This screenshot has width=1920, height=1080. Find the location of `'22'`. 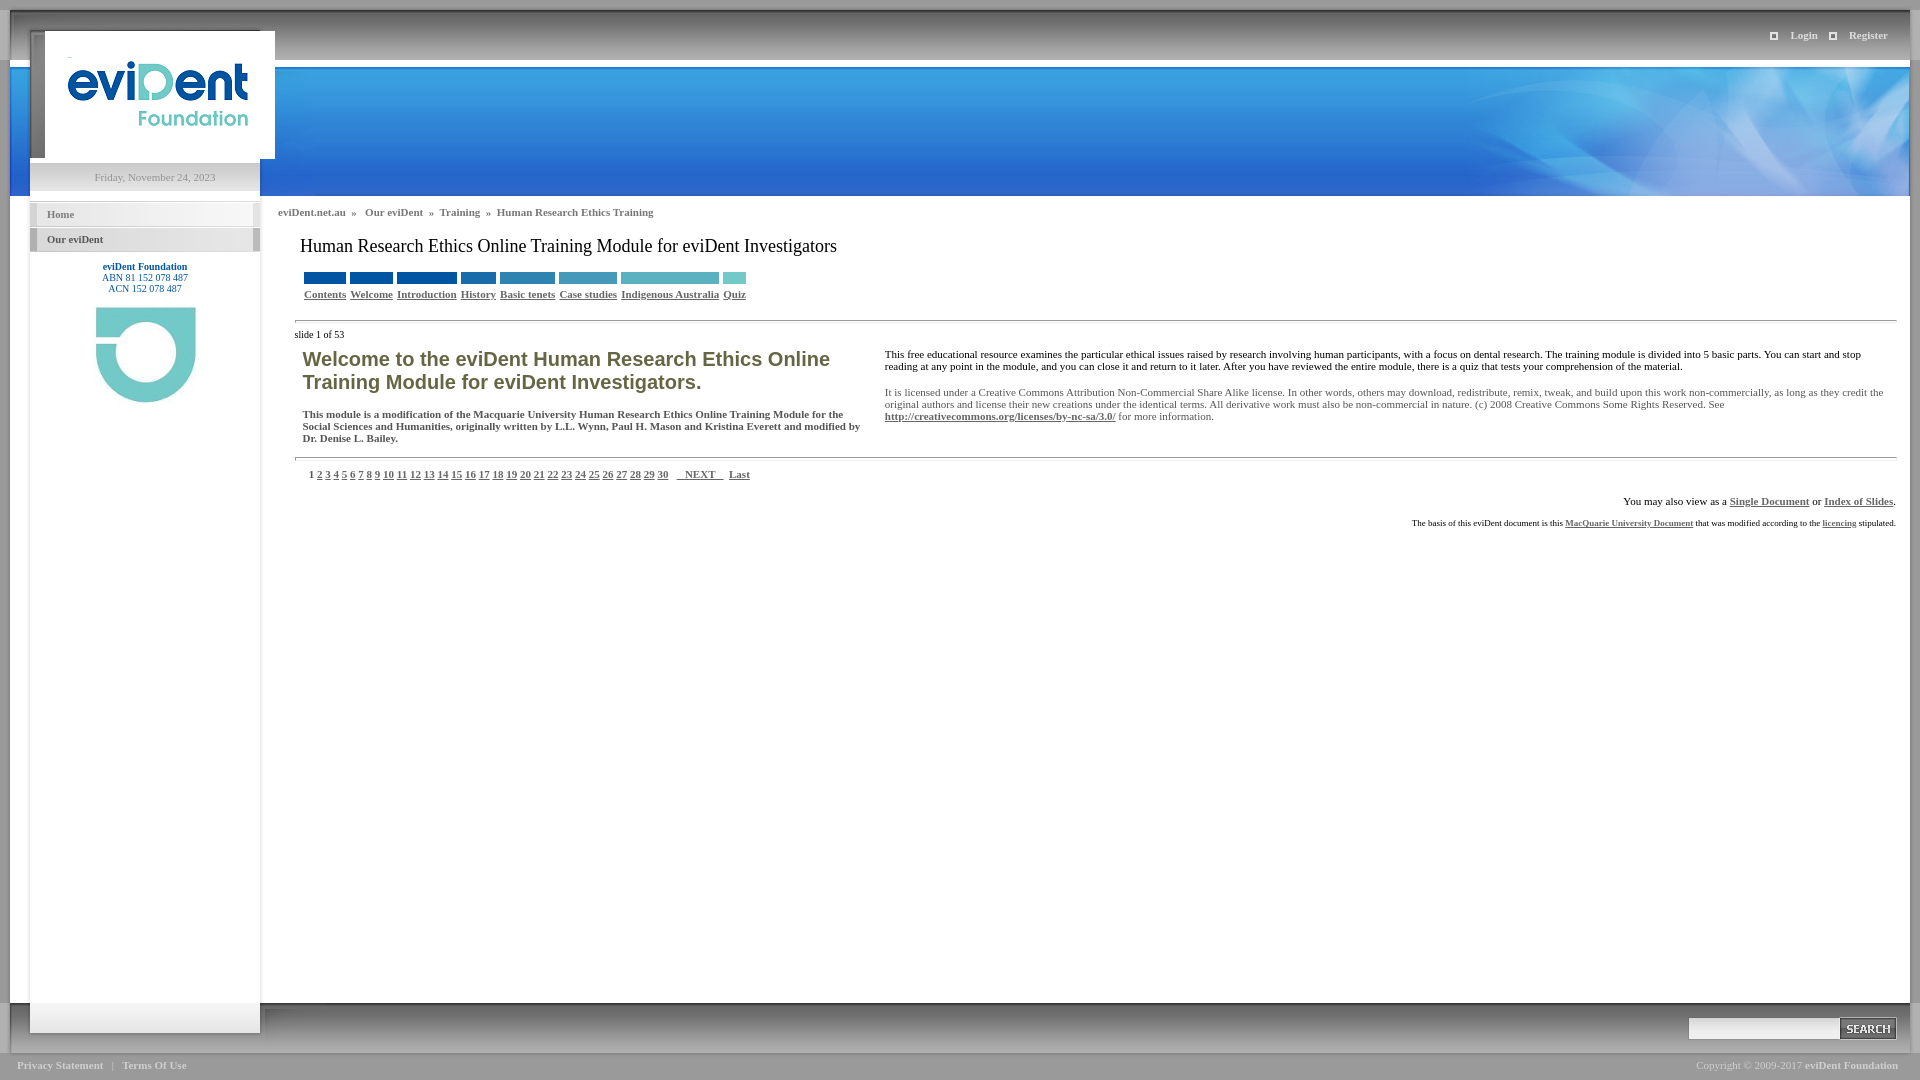

'22' is located at coordinates (552, 474).